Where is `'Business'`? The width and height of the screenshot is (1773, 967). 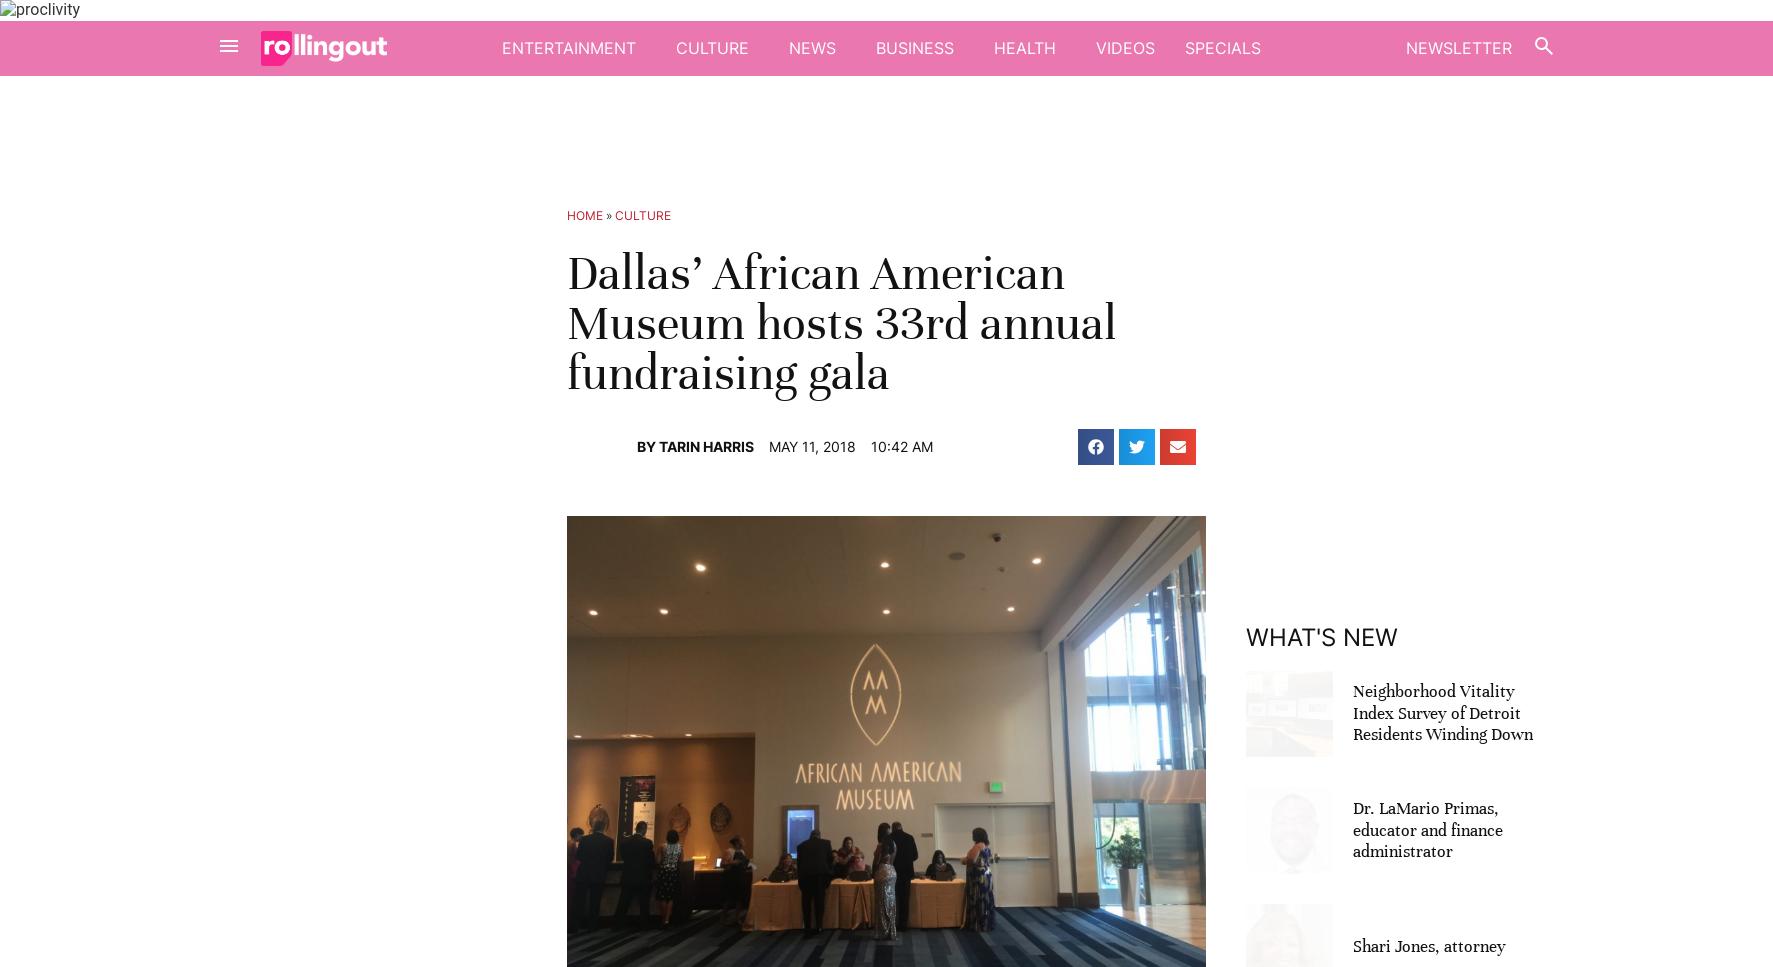 'Business' is located at coordinates (913, 46).